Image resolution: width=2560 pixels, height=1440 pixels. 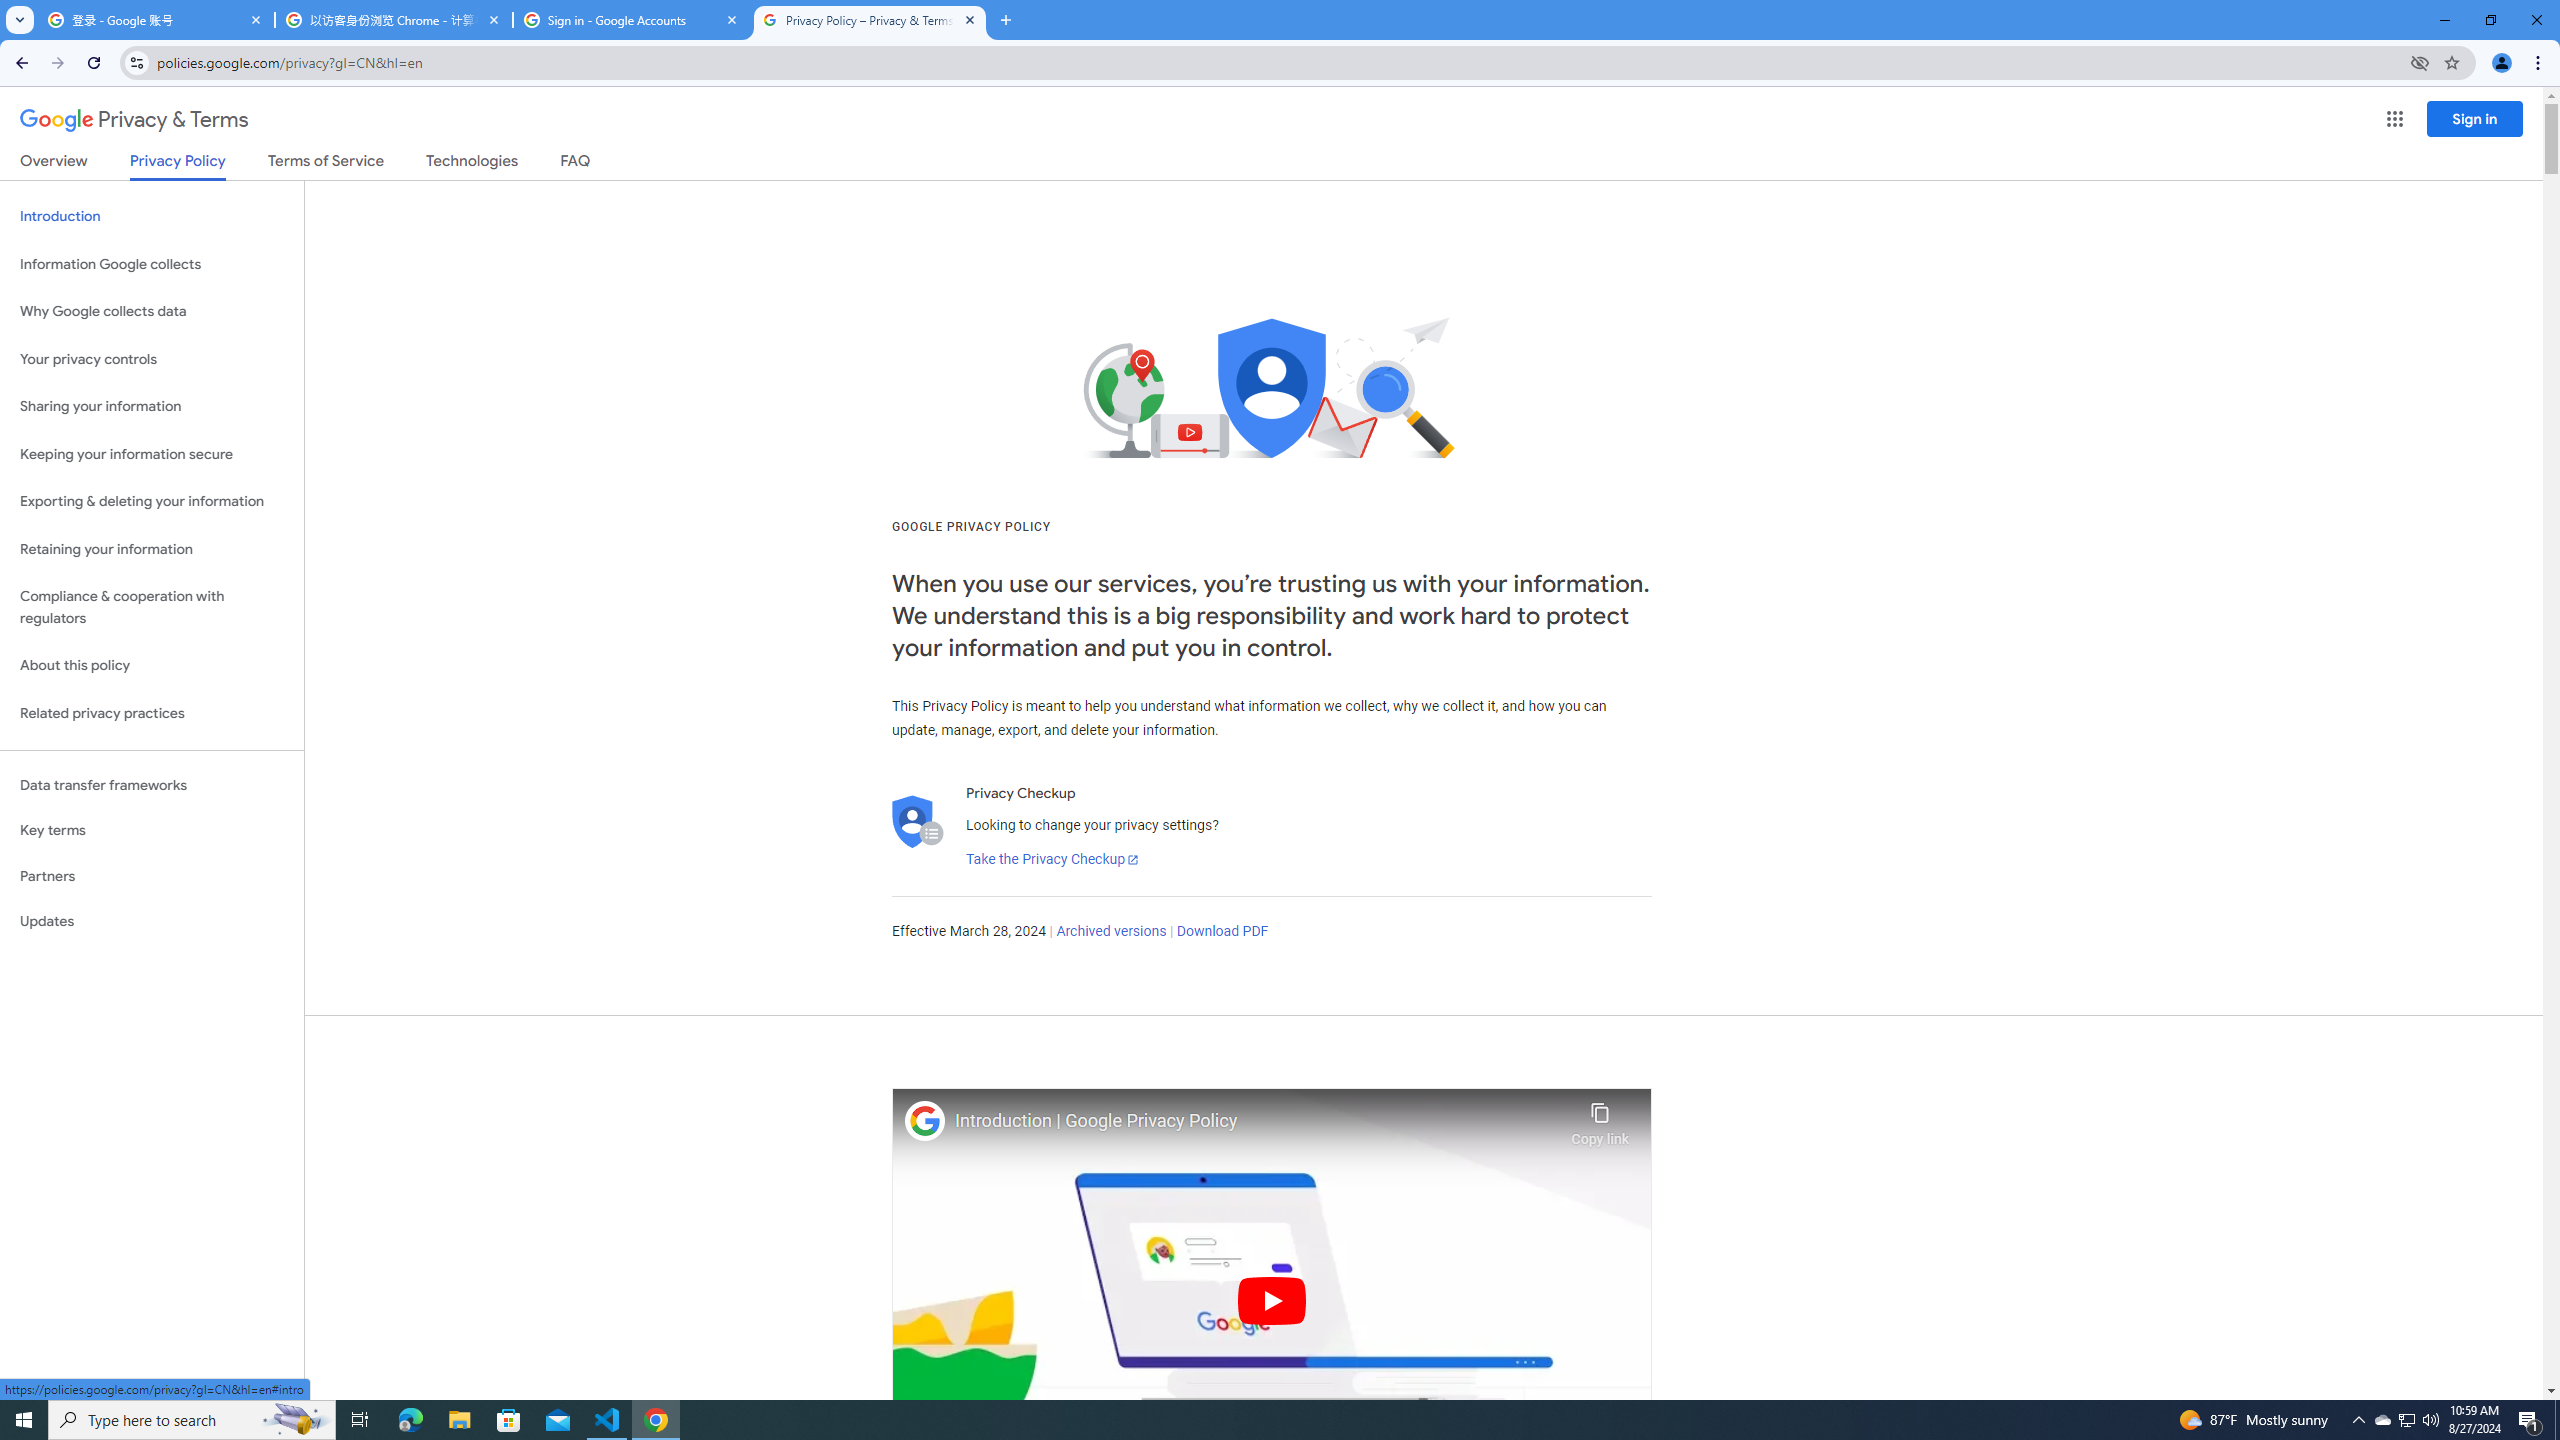 What do you see at coordinates (151, 876) in the screenshot?
I see `'Partners'` at bounding box center [151, 876].